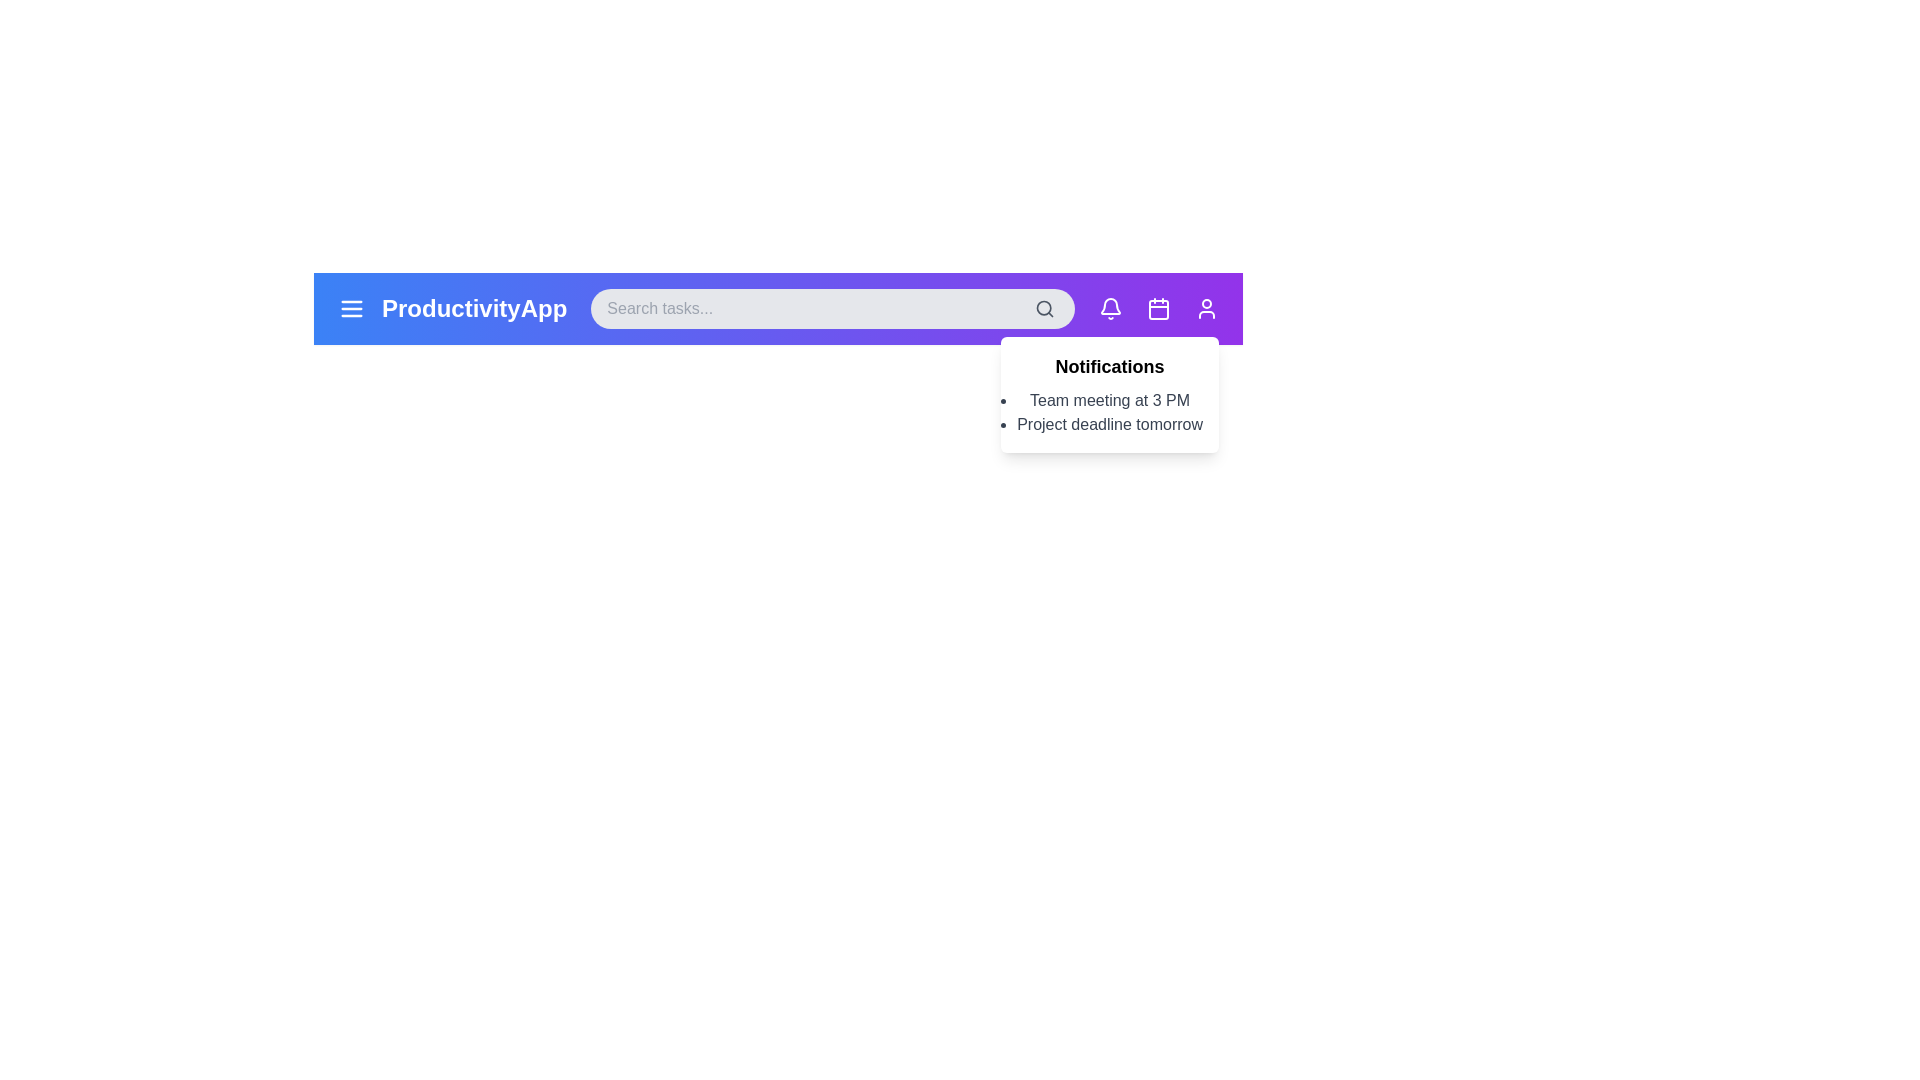 The height and width of the screenshot is (1080, 1920). I want to click on the user profile icon to view user options, so click(1205, 308).